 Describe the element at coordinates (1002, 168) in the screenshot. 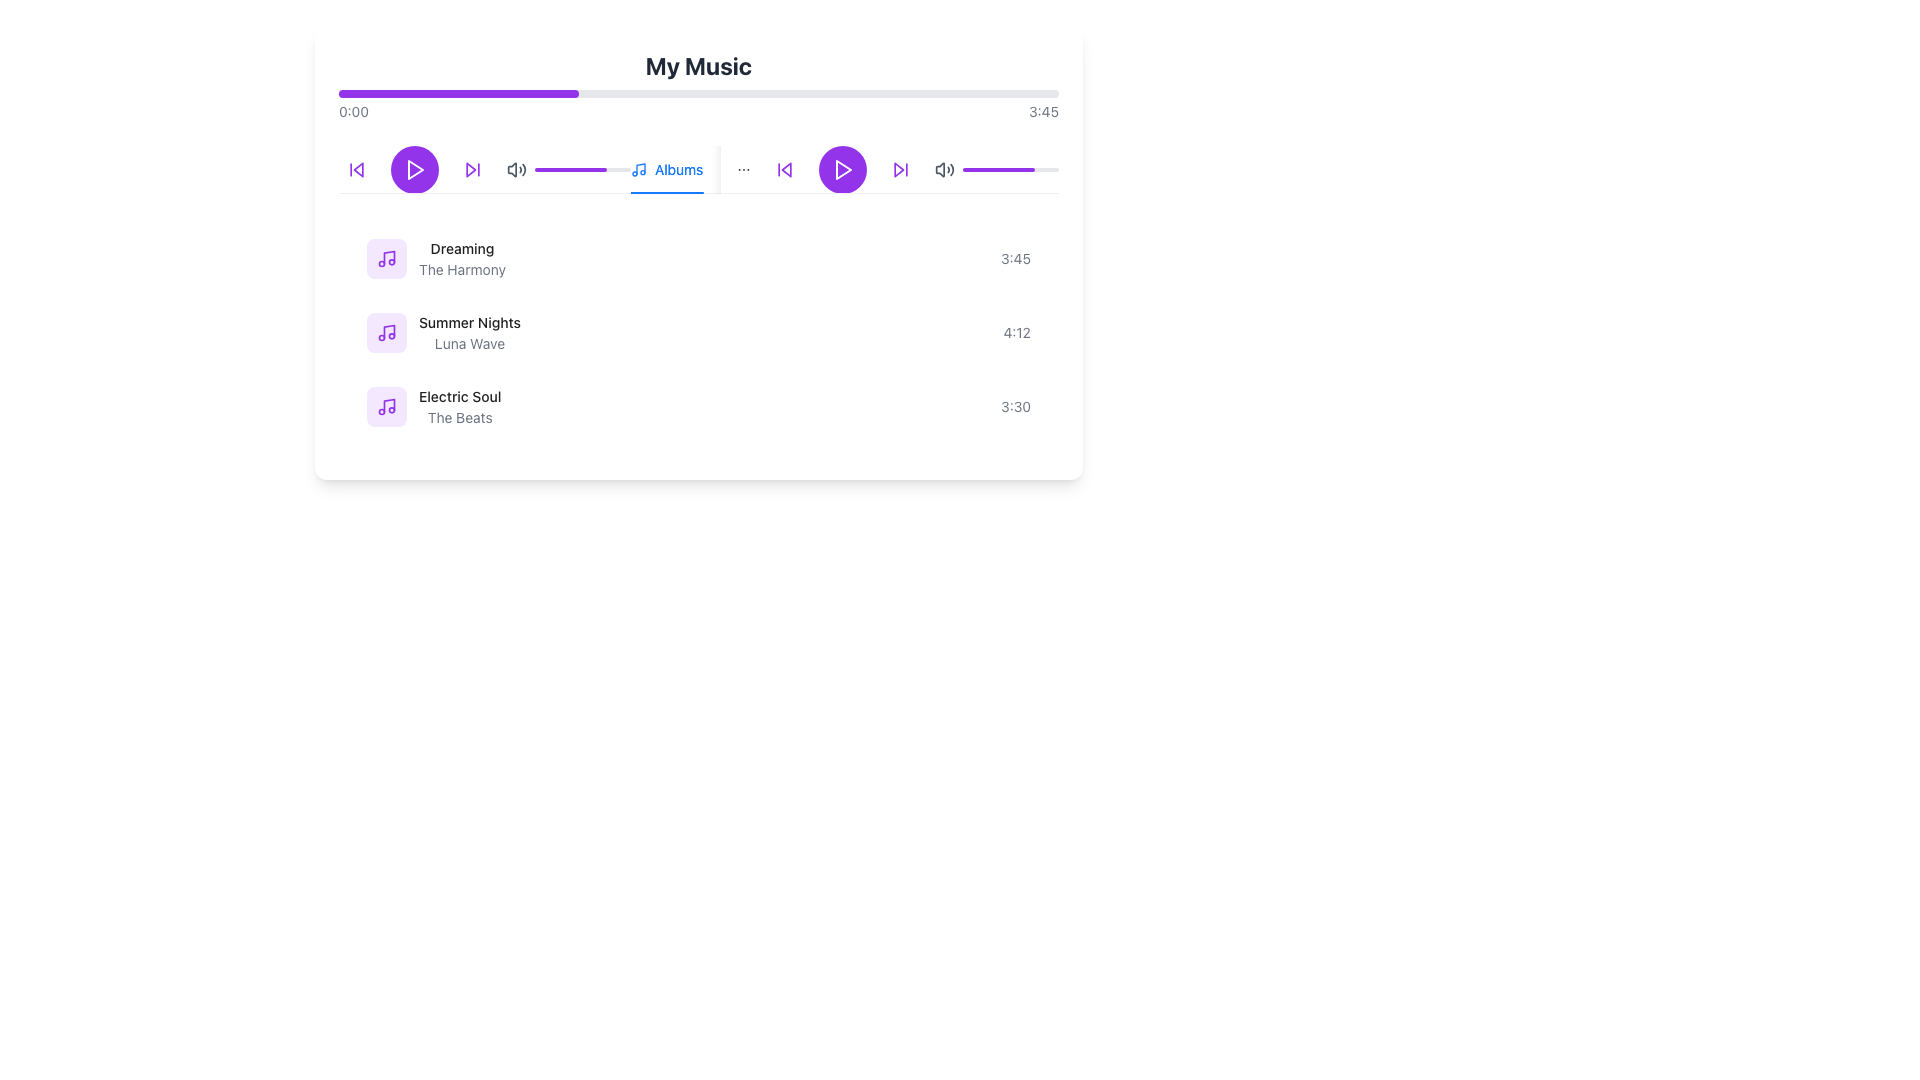

I see `volume` at that location.